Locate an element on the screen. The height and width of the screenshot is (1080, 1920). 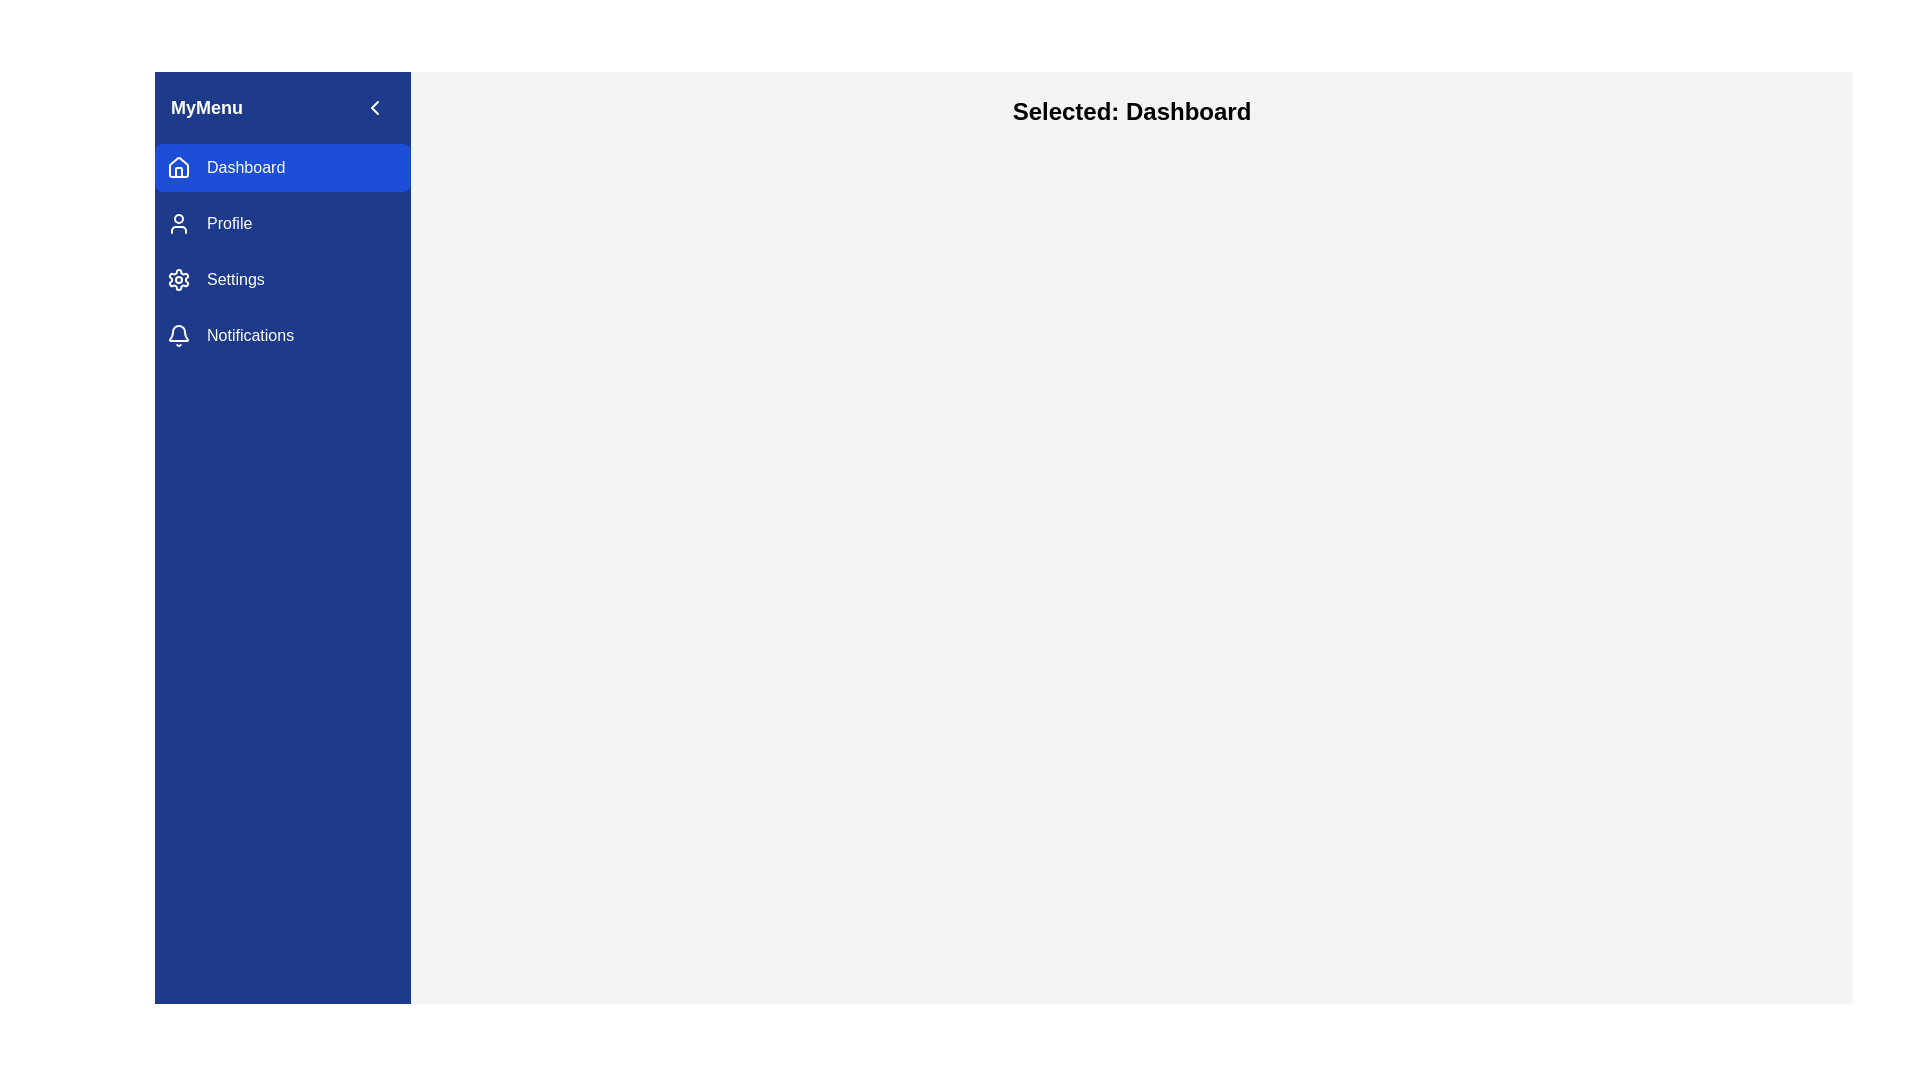
the profile icon in the navigation menu, which is visually identified as the 'Profile' item located to the left of the text 'Profile' is located at coordinates (178, 223).